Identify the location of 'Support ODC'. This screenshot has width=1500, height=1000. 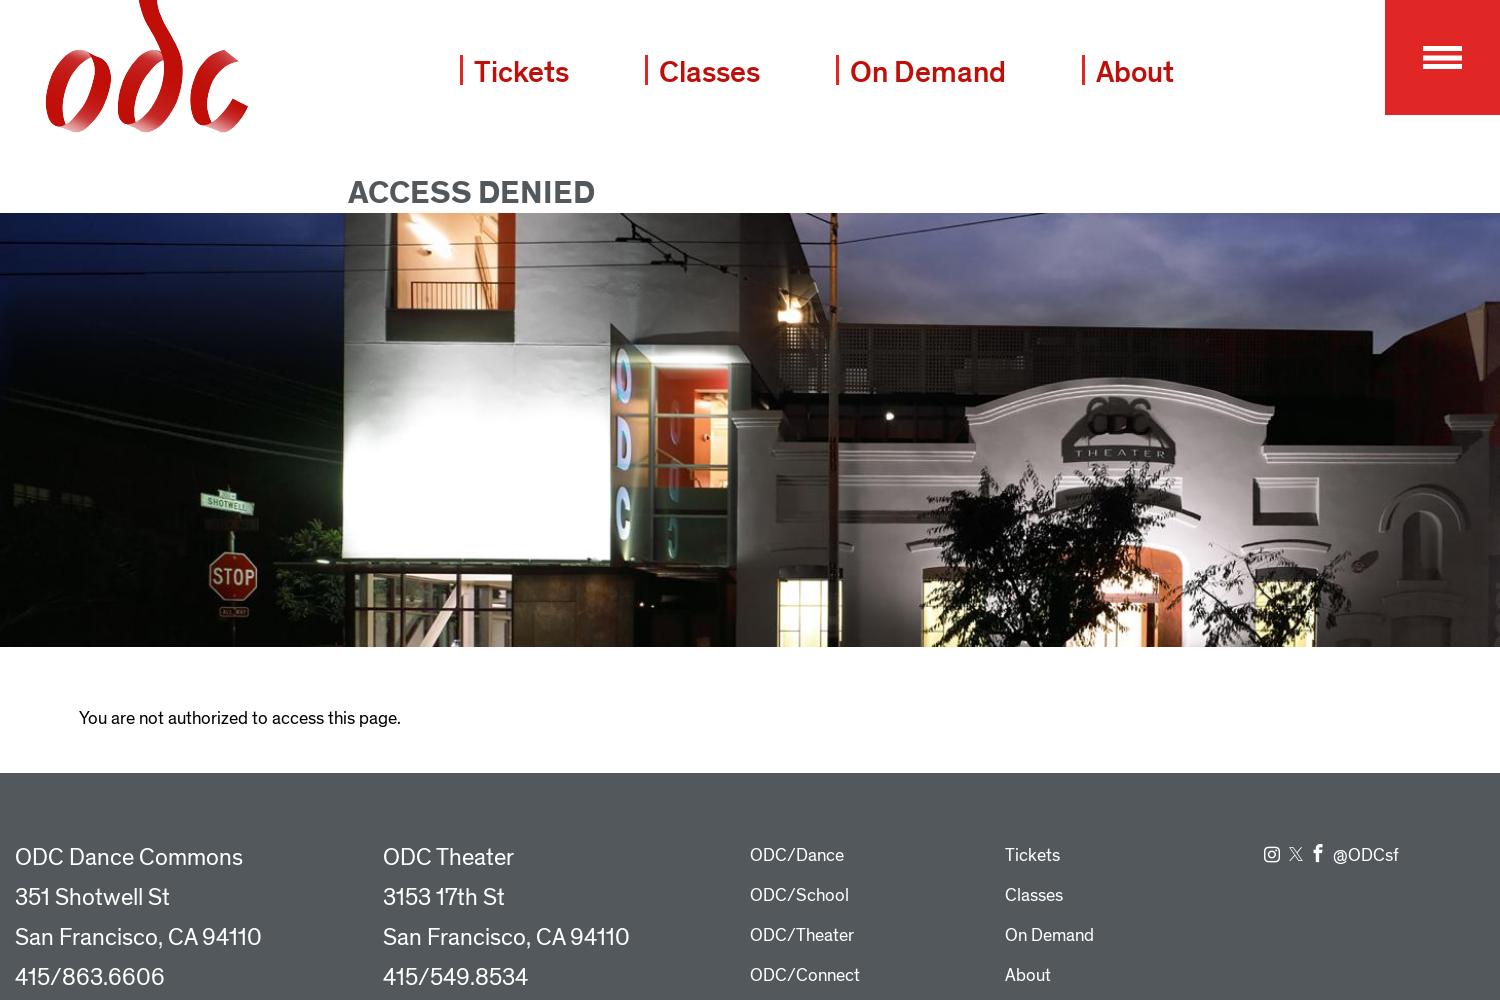
(65, 534).